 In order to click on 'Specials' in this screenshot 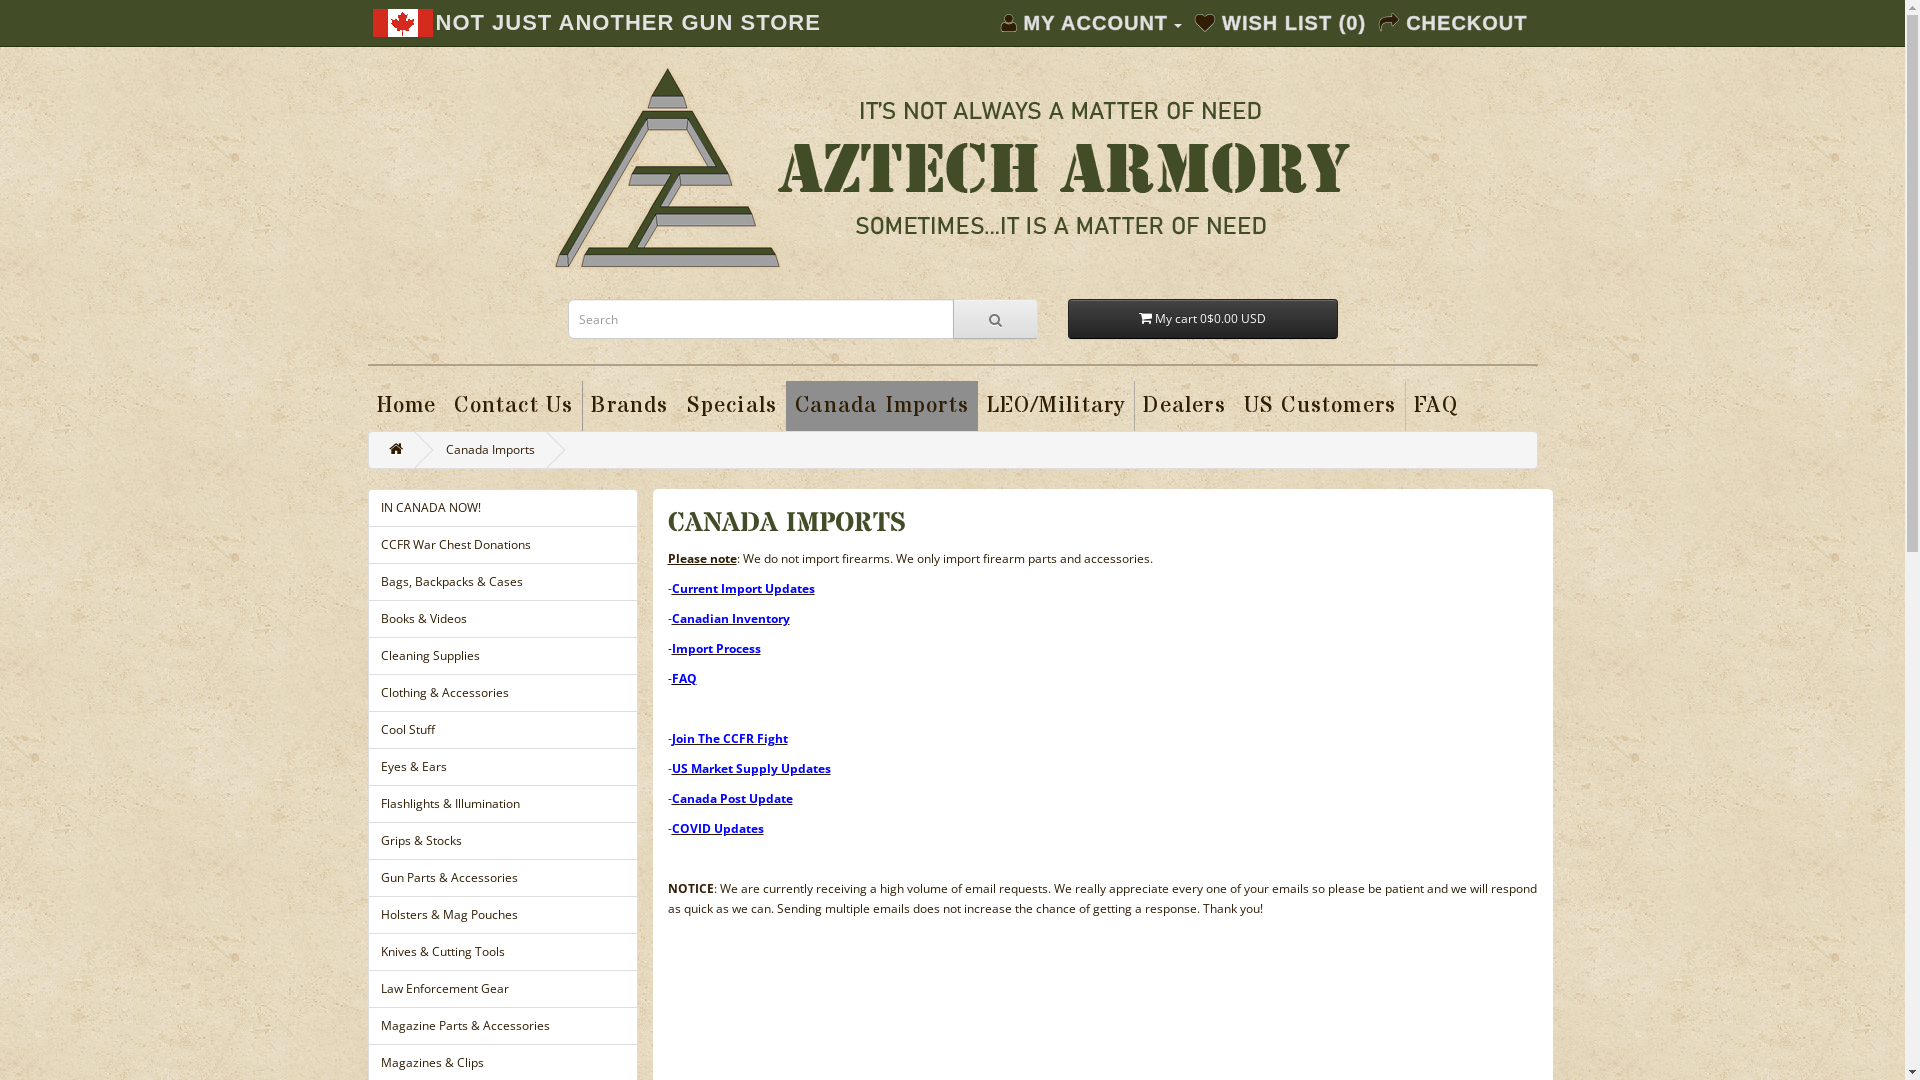, I will do `click(731, 405)`.